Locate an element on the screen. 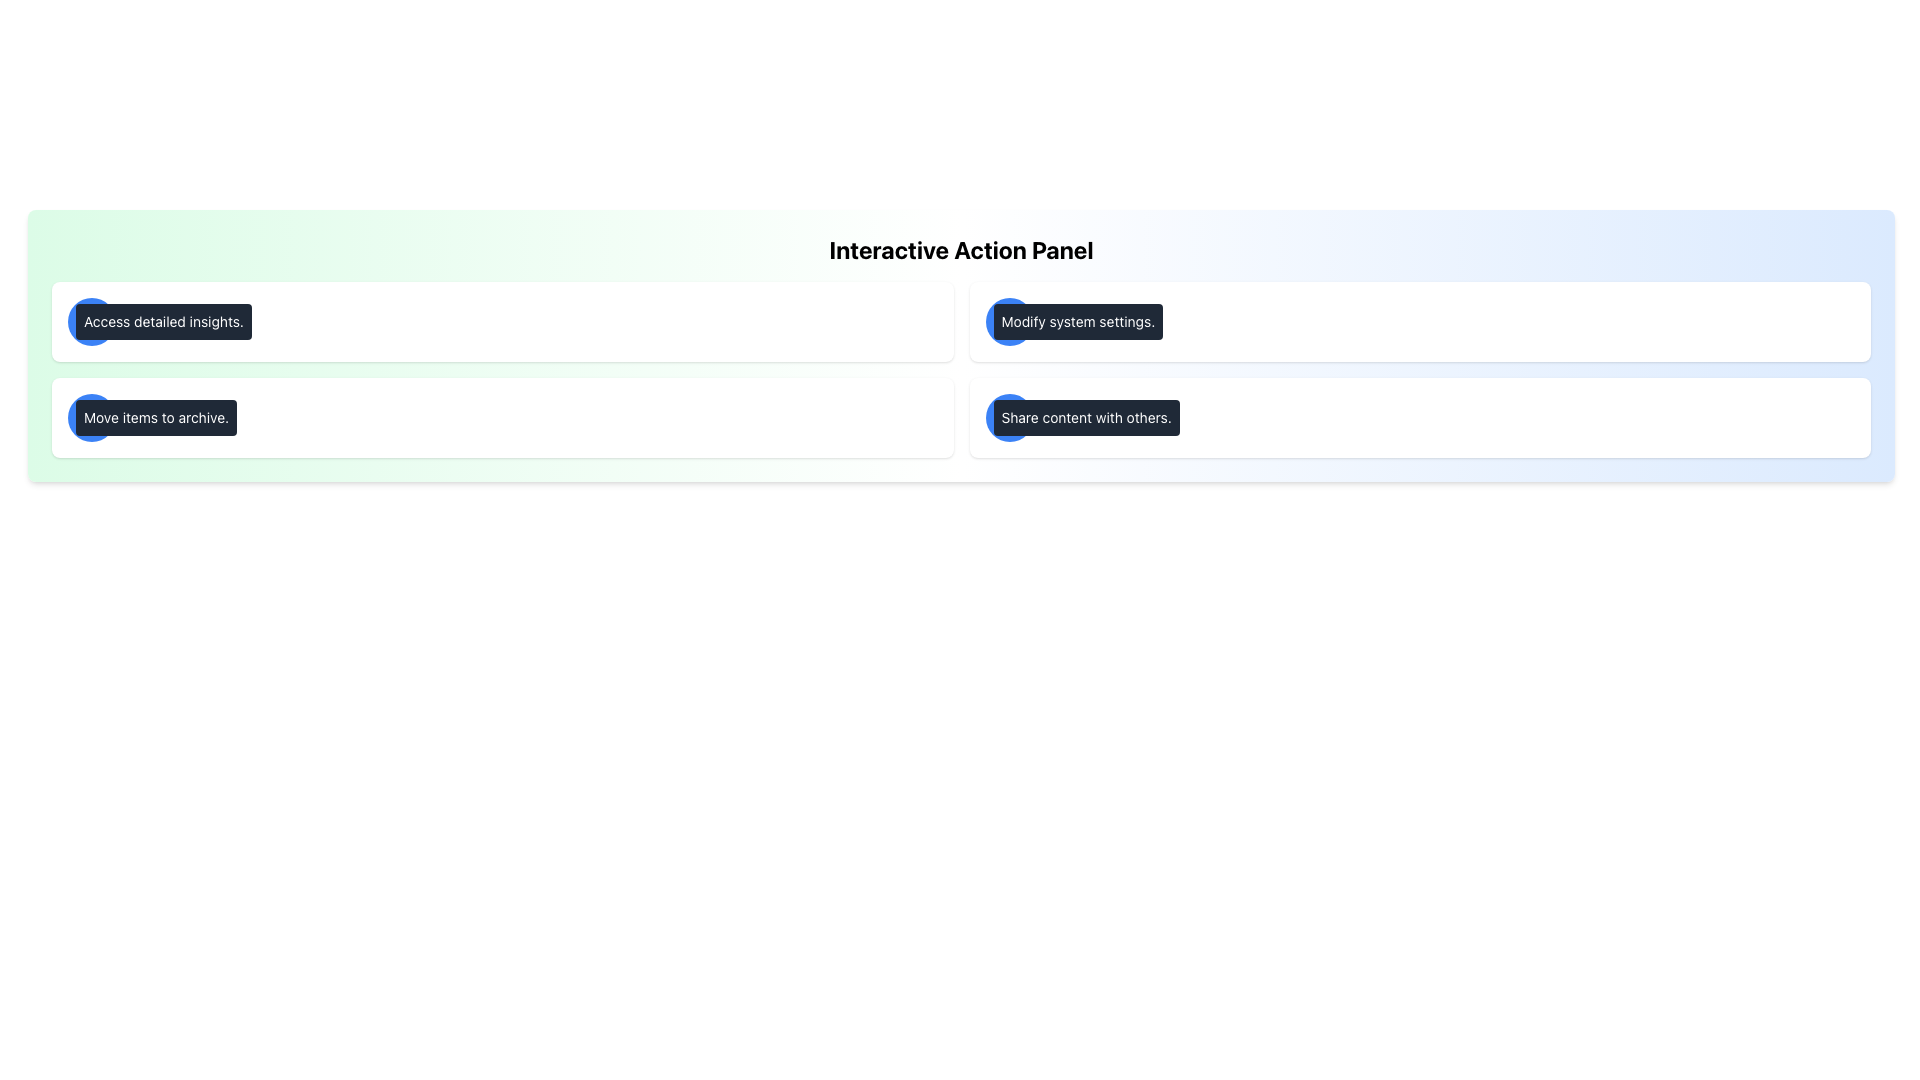 The image size is (1920, 1080). the tooltip-style text indicator with a dark gray background that contains the text 'Share content with others.' is located at coordinates (1085, 416).